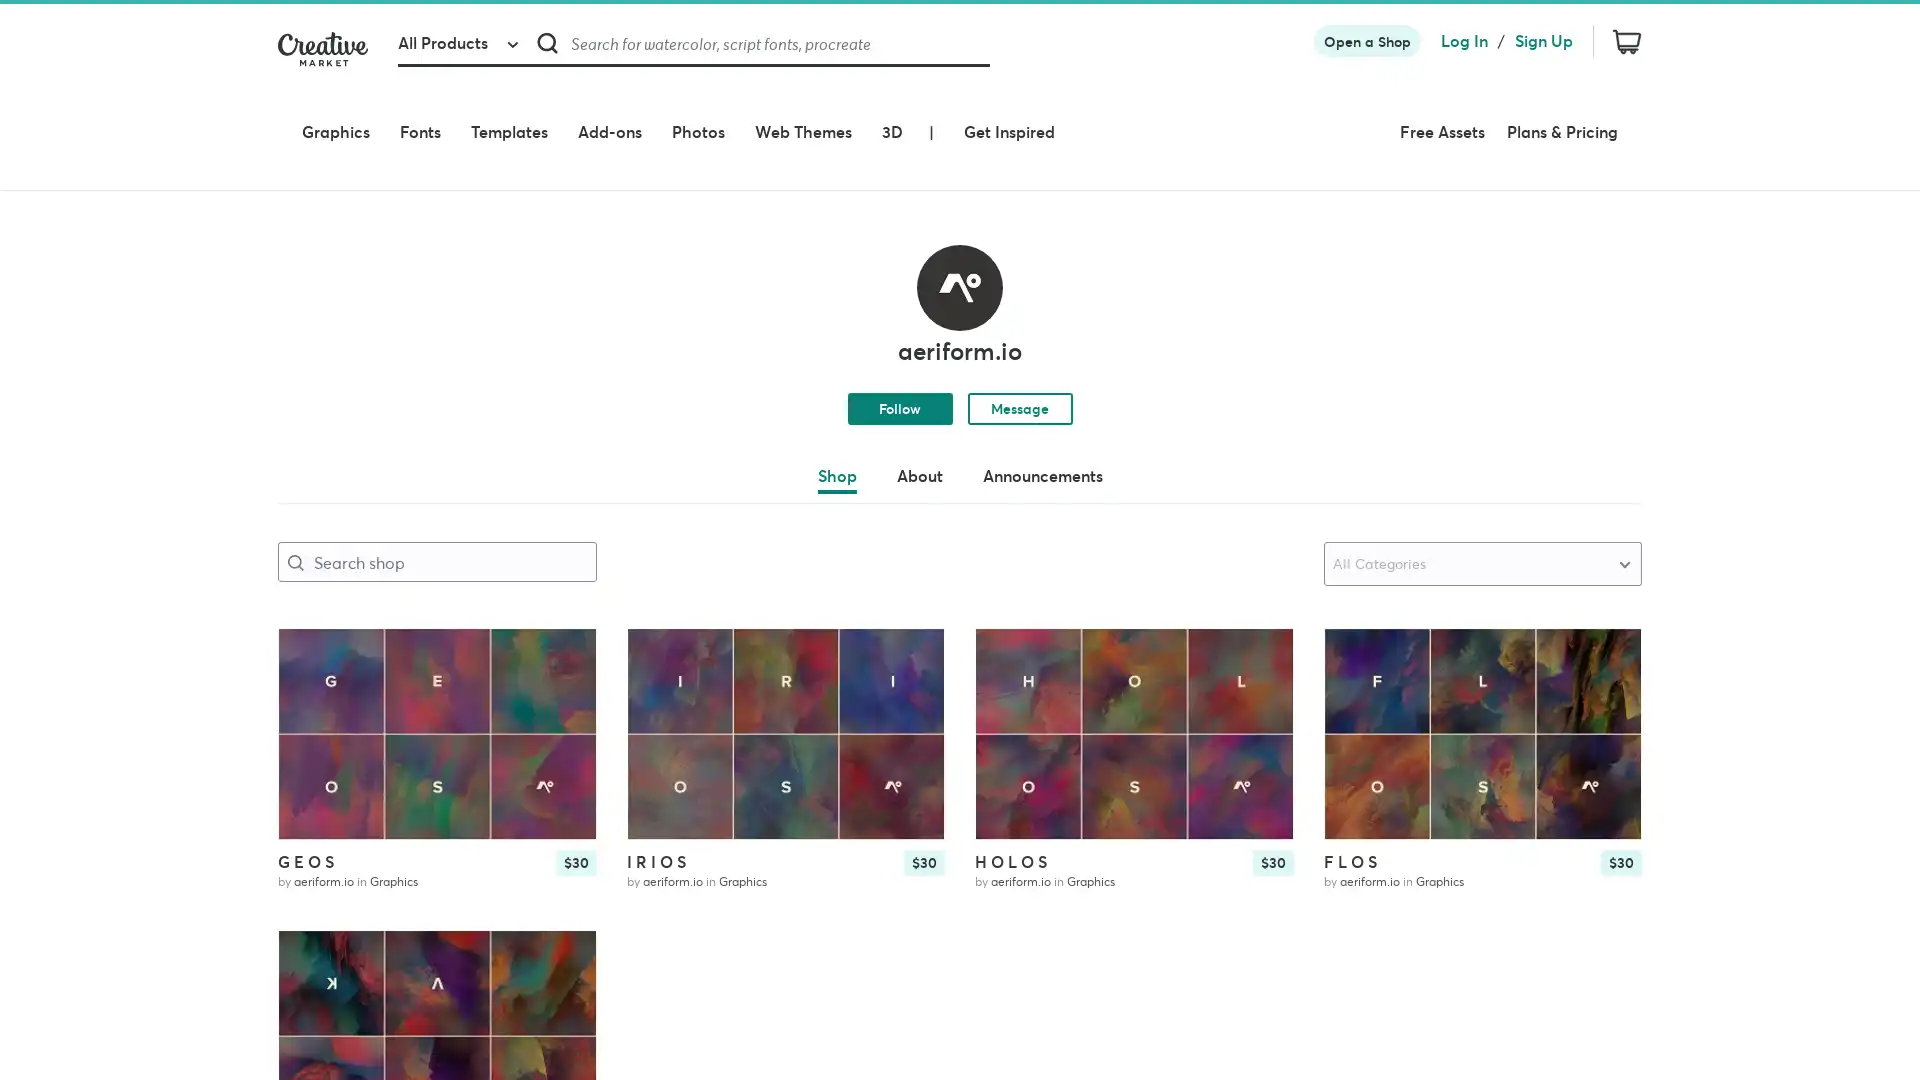  What do you see at coordinates (562, 618) in the screenshot?
I see `Save` at bounding box center [562, 618].